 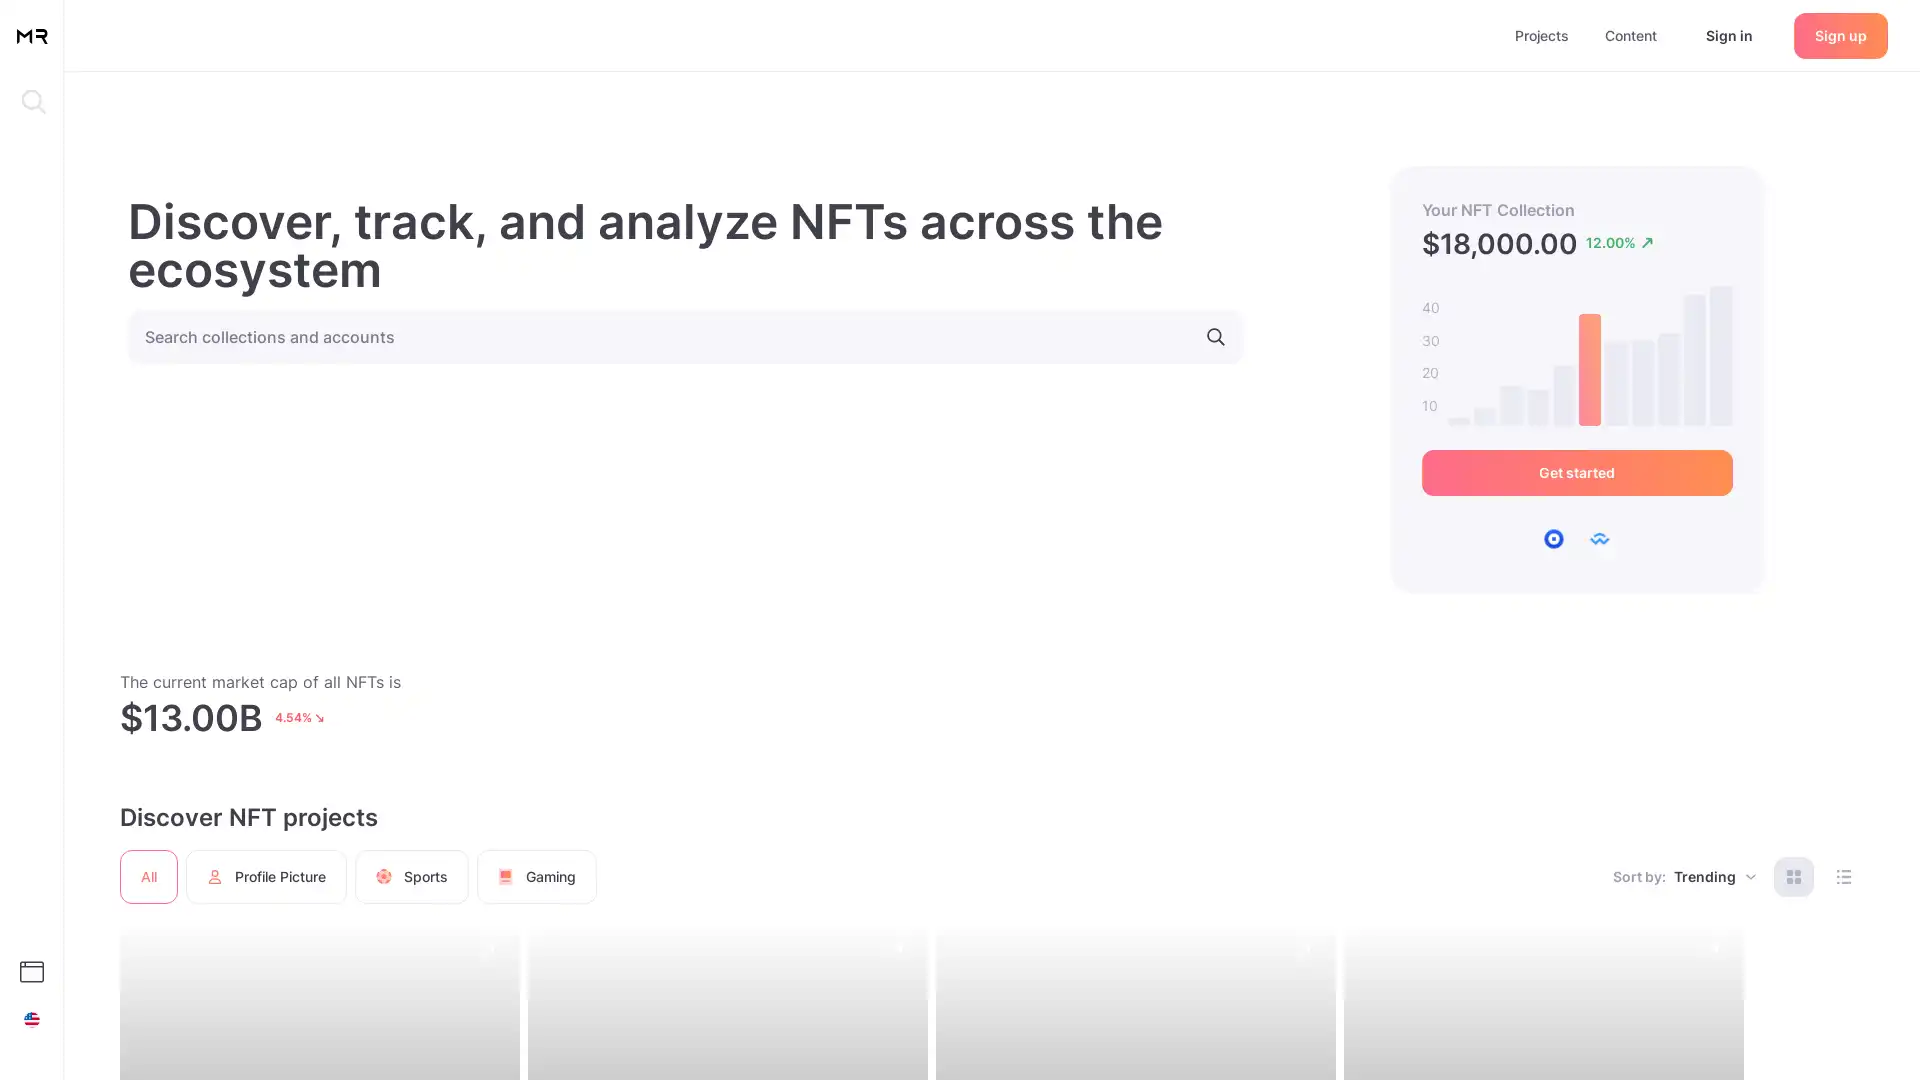 I want to click on Sign up, so click(x=1840, y=34).